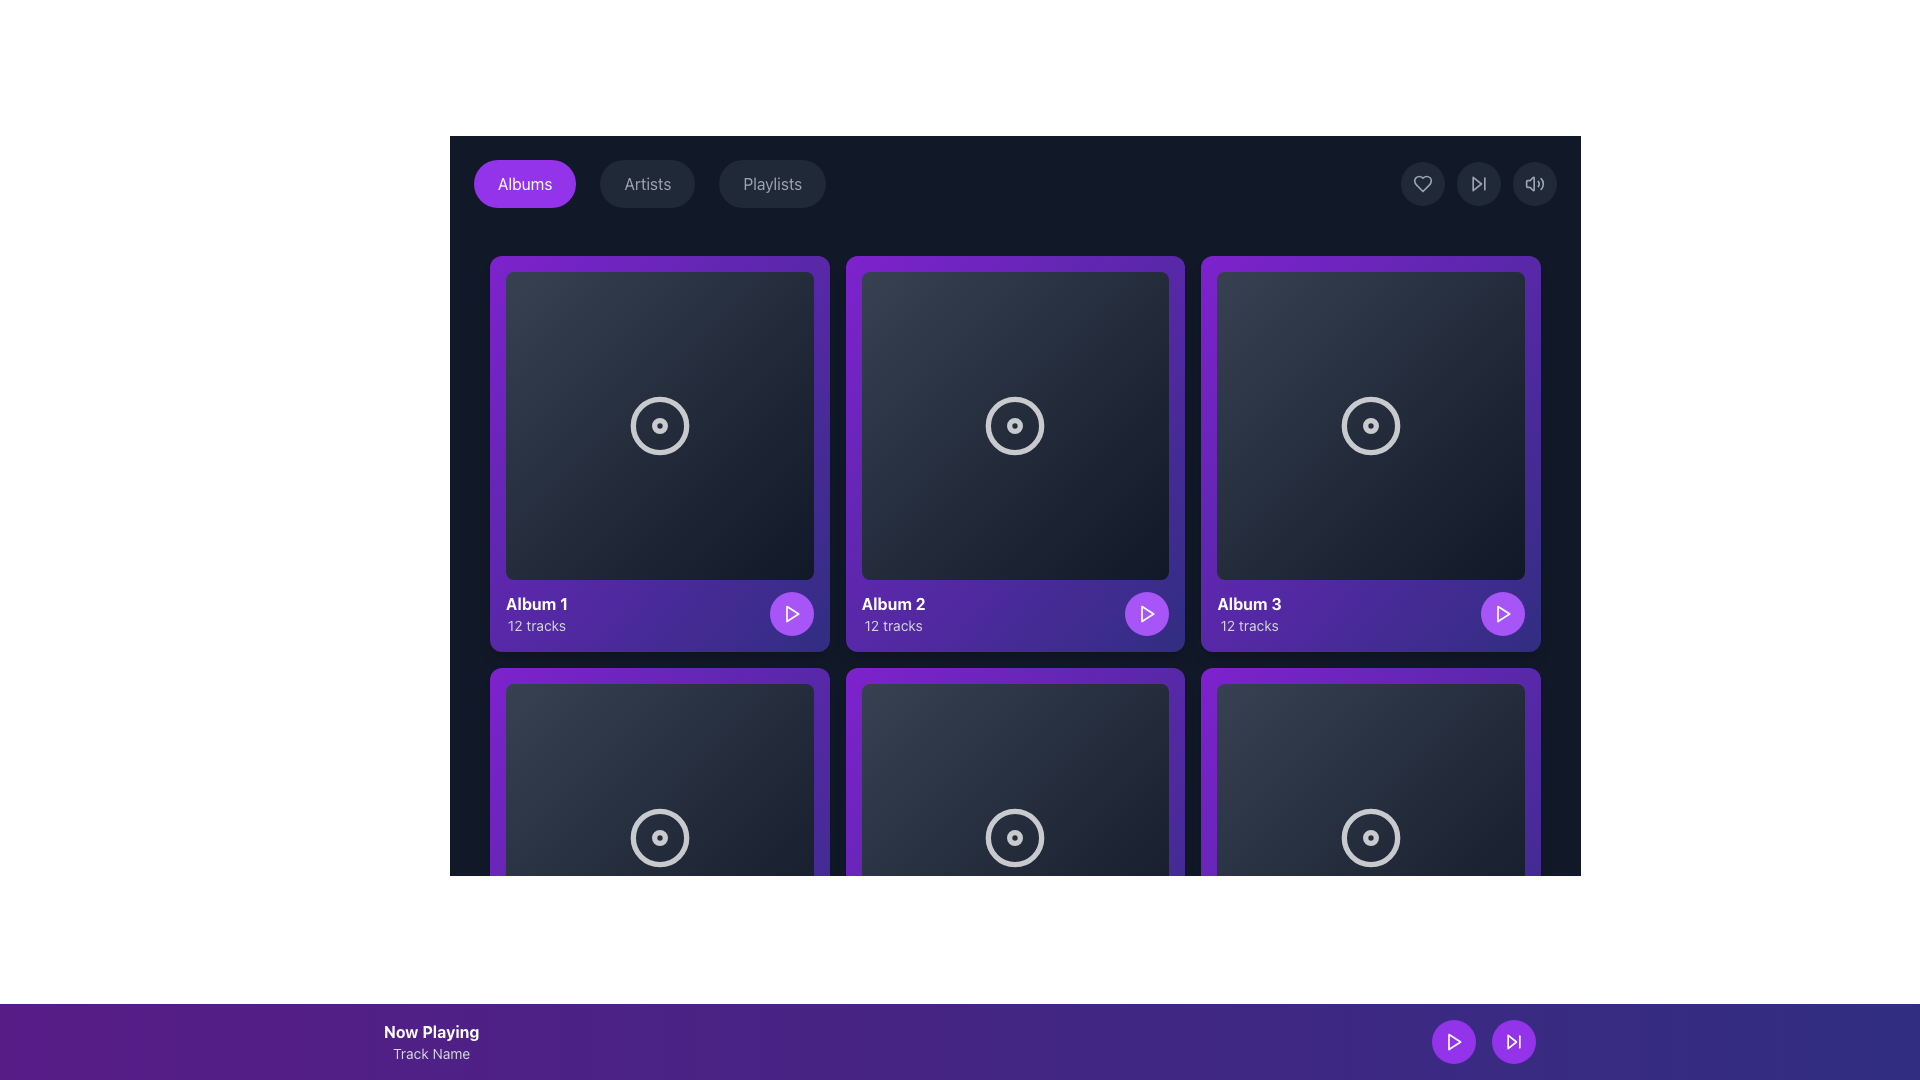 Image resolution: width=1920 pixels, height=1080 pixels. What do you see at coordinates (1370, 837) in the screenshot?
I see `the outer circular ring with a radius of 10 units in the bottom-right card of the grid layout, which serves as a decorative component` at bounding box center [1370, 837].